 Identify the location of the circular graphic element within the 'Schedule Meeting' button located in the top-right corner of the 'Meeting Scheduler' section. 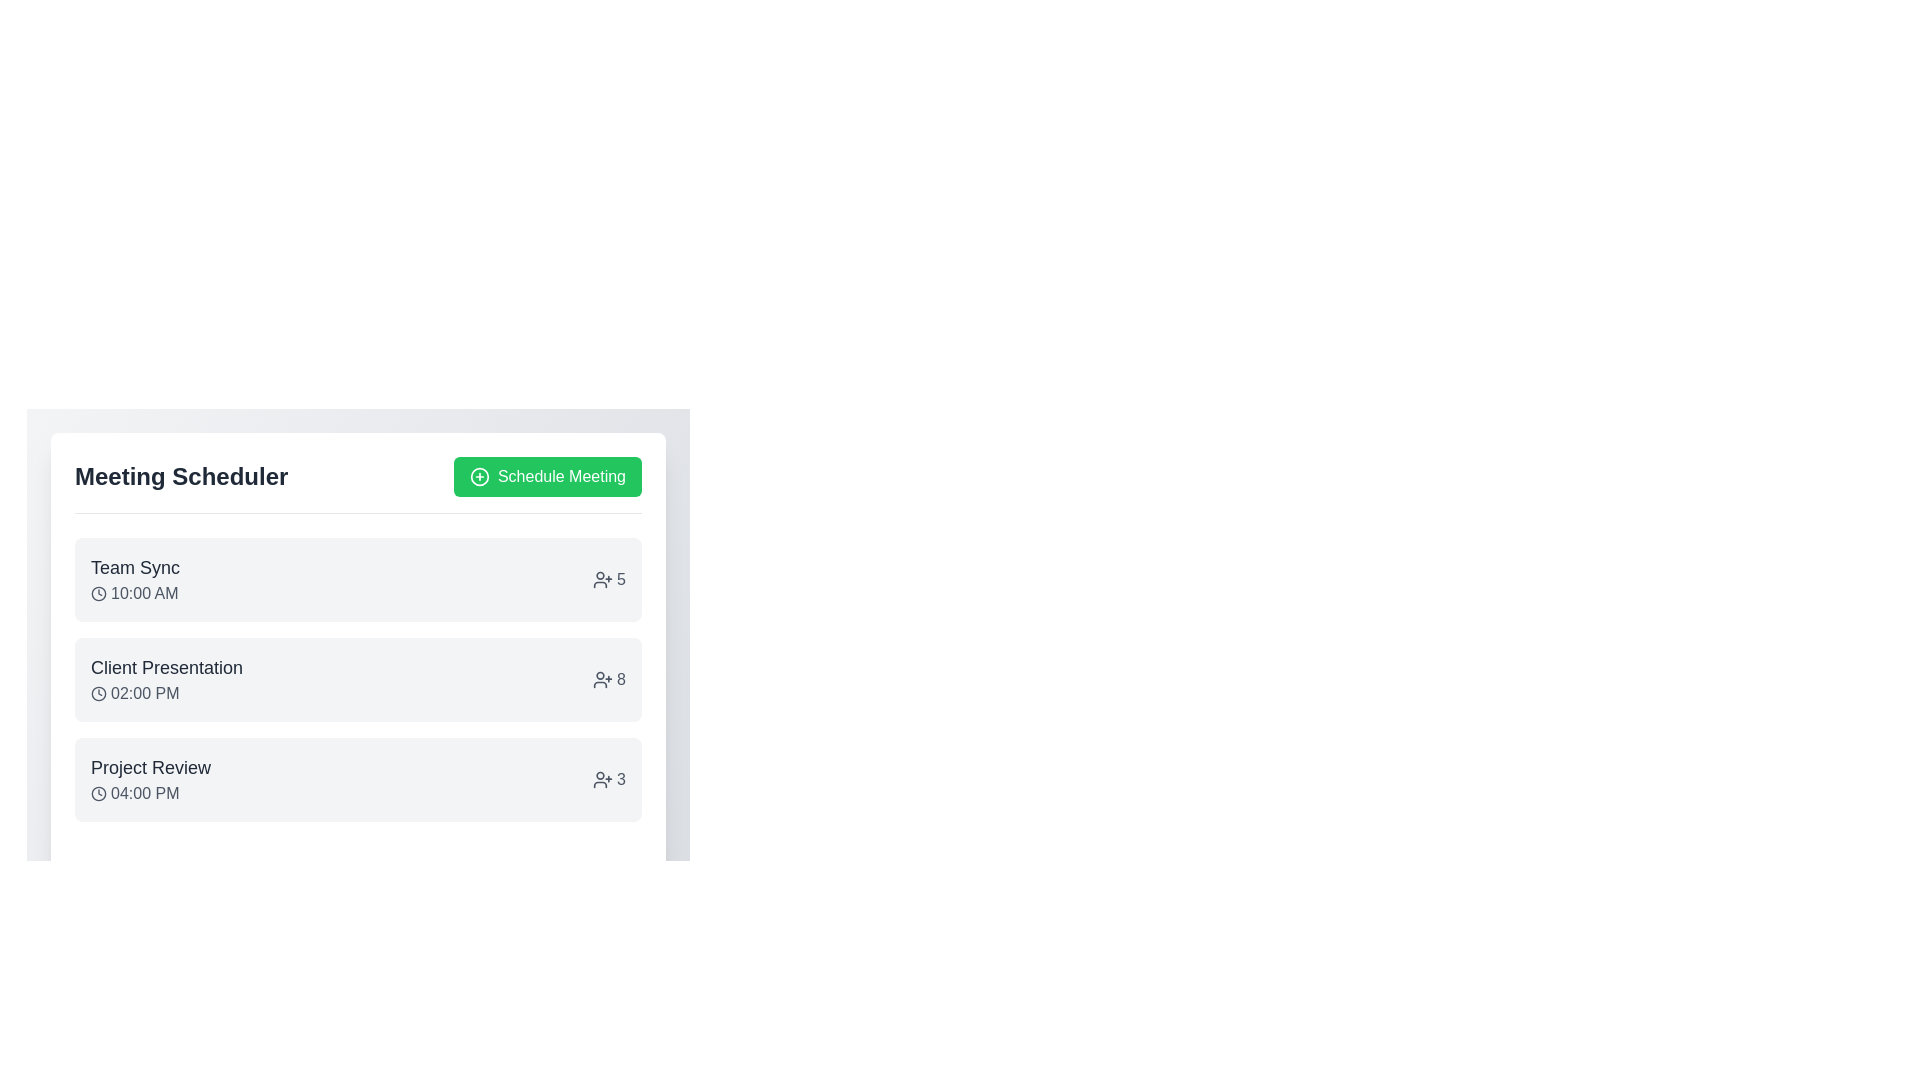
(480, 477).